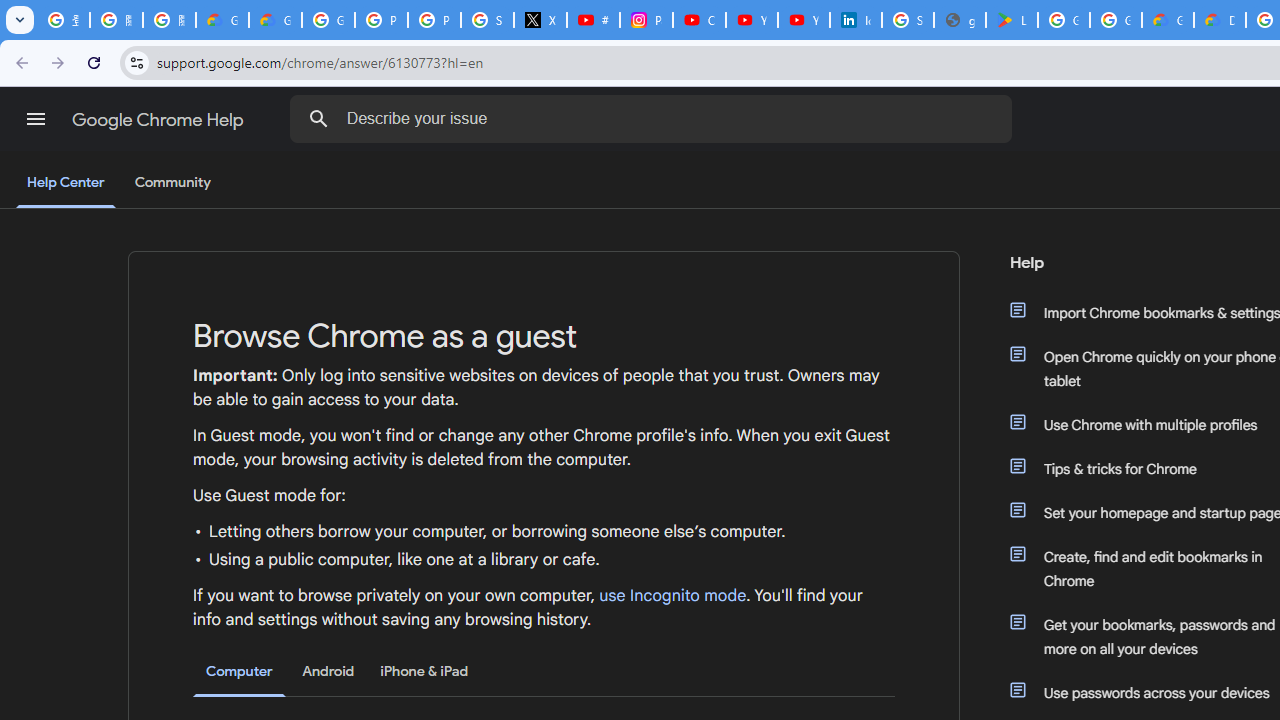 The width and height of the screenshot is (1280, 720). Describe the element at coordinates (35, 119) in the screenshot. I see `'Main menu'` at that location.